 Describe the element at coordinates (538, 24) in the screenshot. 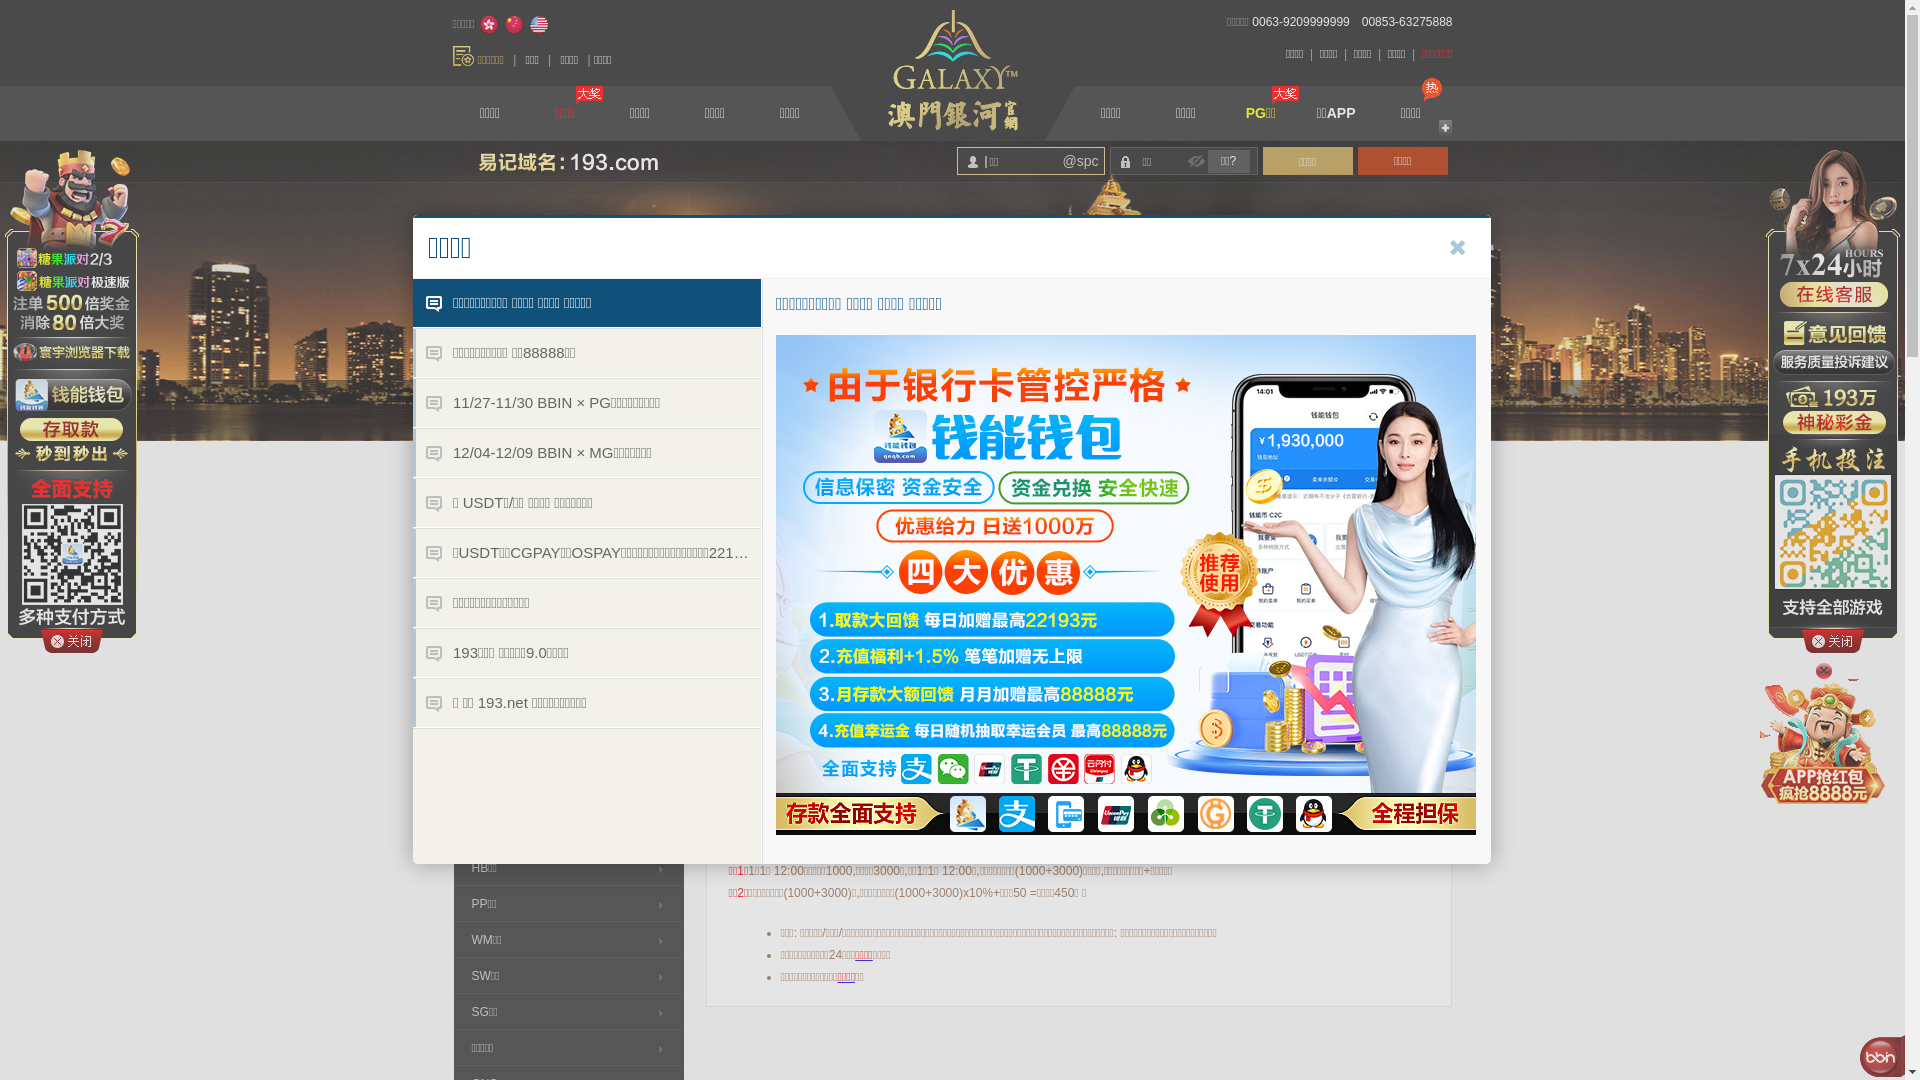

I see `'English'` at that location.